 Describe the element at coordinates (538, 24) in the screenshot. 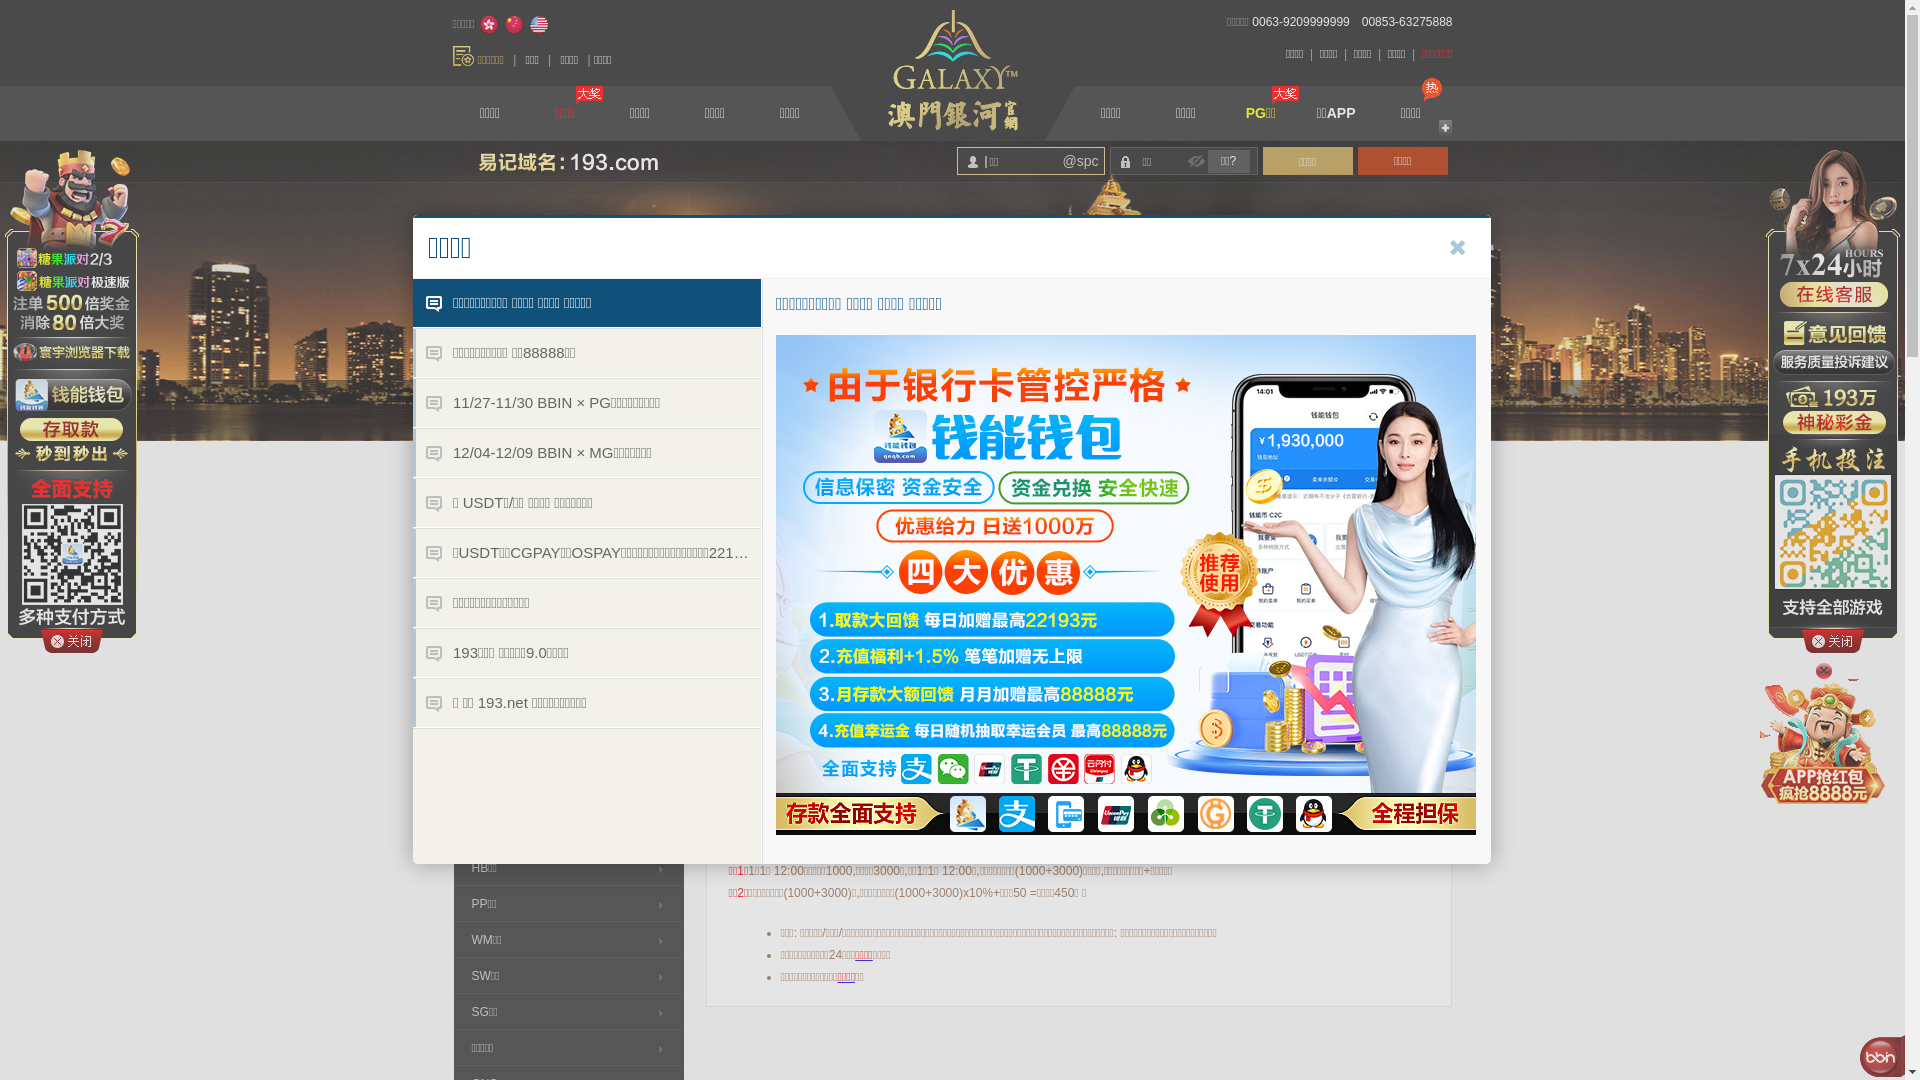

I see `'English'` at that location.